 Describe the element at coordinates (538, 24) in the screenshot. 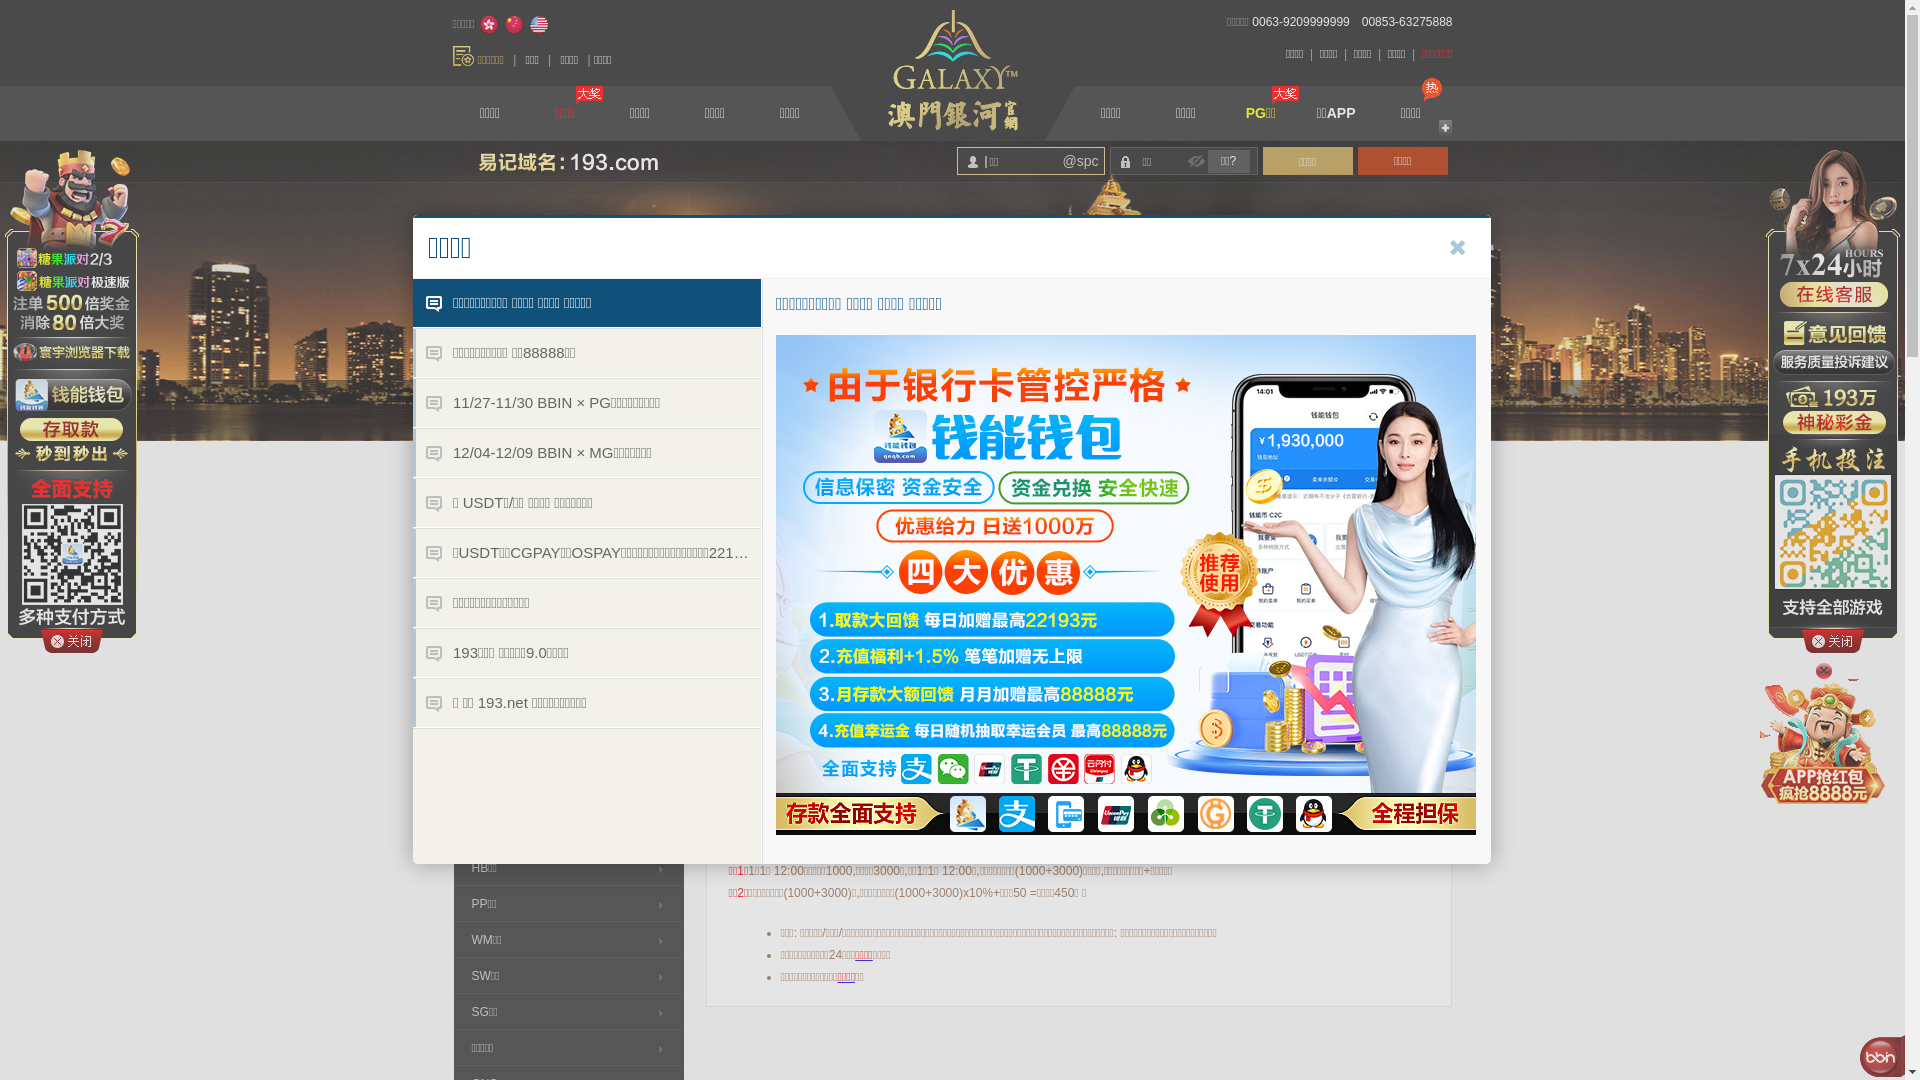

I see `'English'` at that location.